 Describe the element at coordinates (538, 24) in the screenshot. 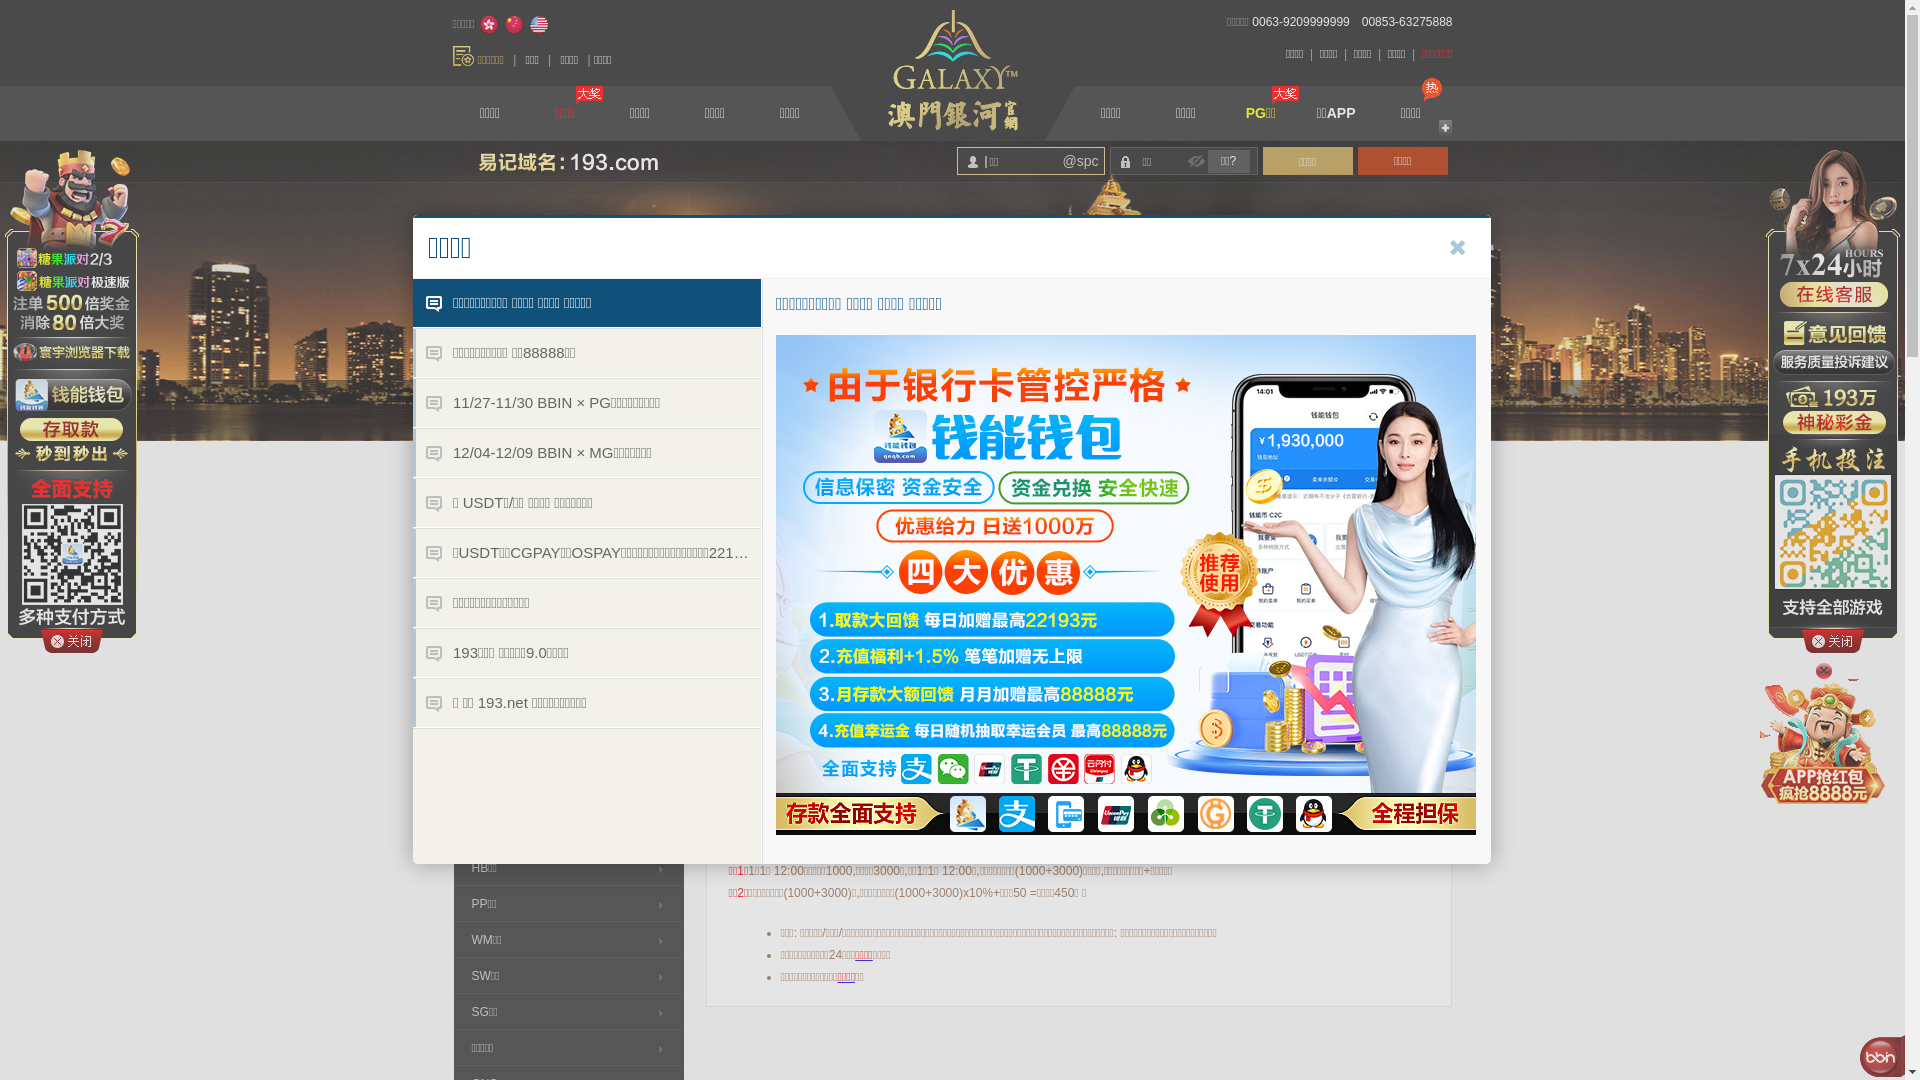

I see `'English'` at that location.